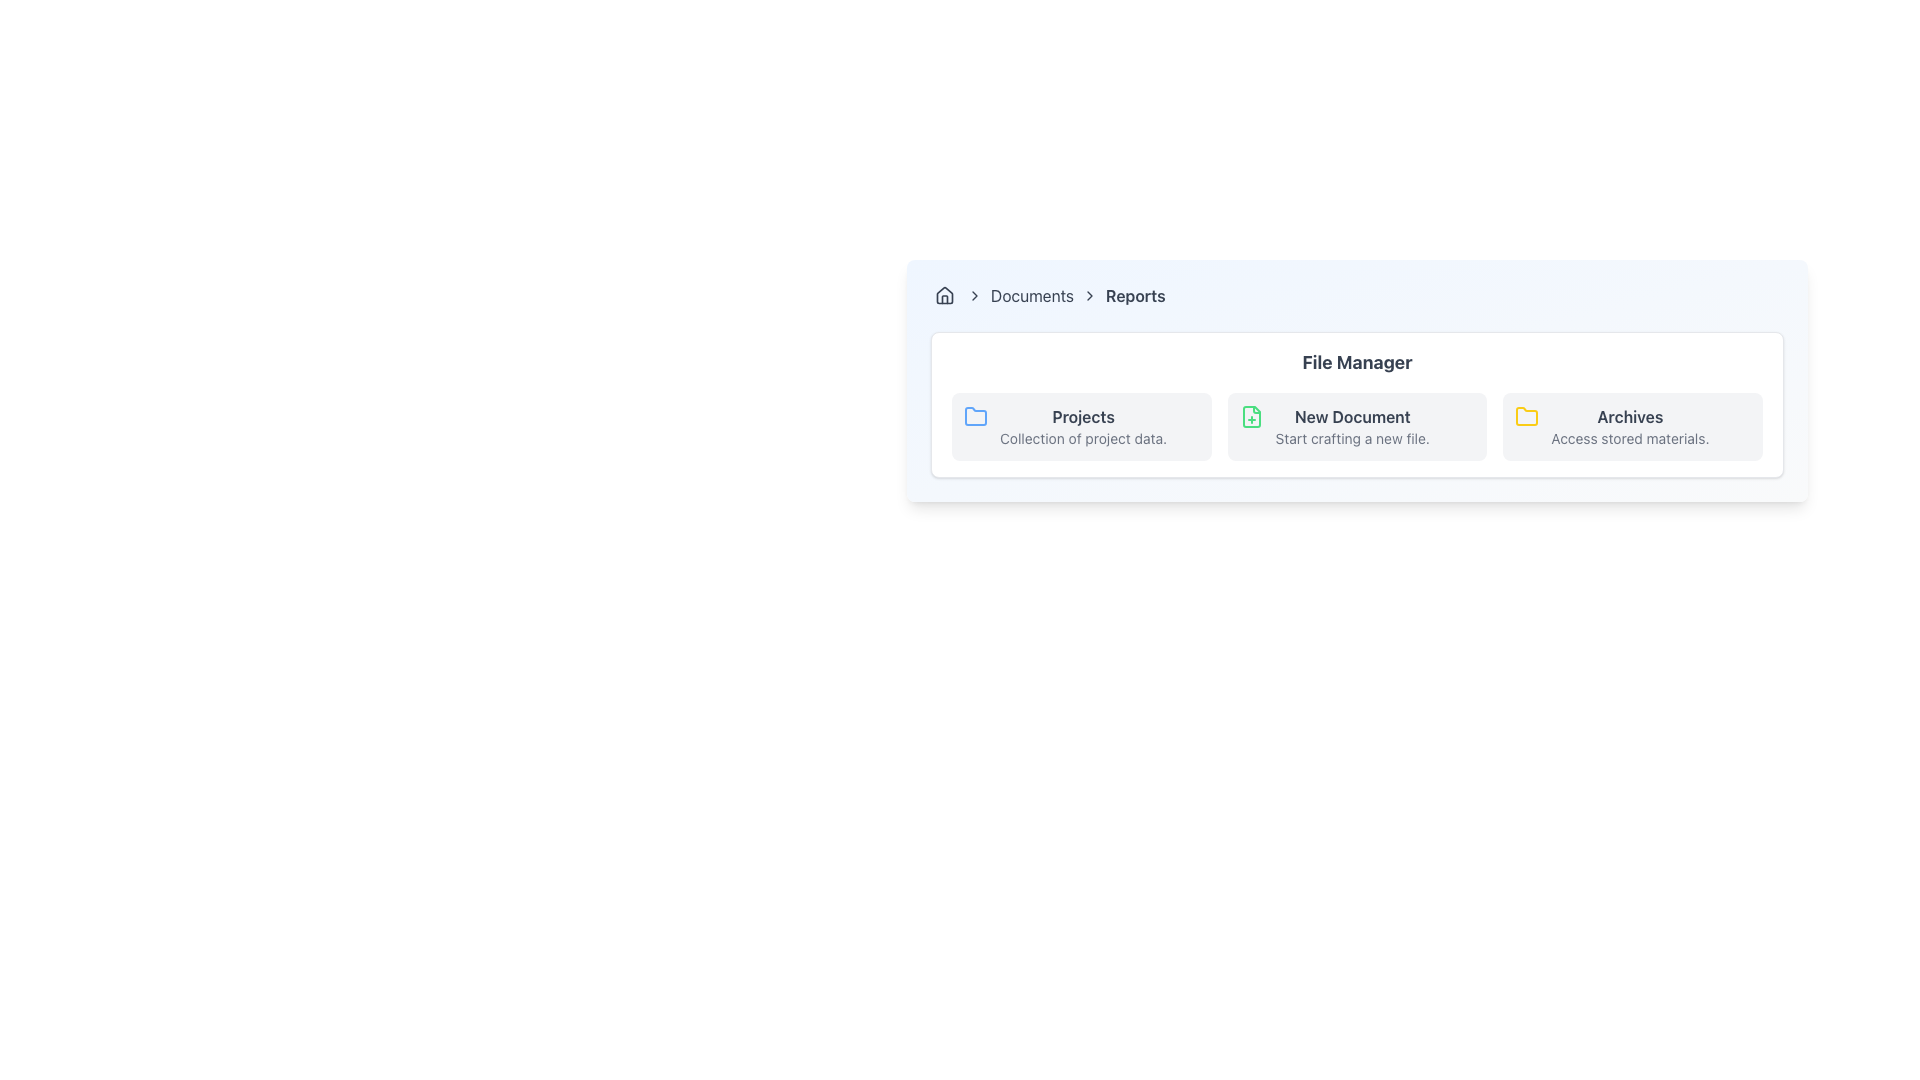 The height and width of the screenshot is (1080, 1920). Describe the element at coordinates (1080, 426) in the screenshot. I see `the first Category card in the 'File Manager' section, which contains a blue folder icon and the title 'Projects' with a subtitle 'Collection of project data.'` at that location.